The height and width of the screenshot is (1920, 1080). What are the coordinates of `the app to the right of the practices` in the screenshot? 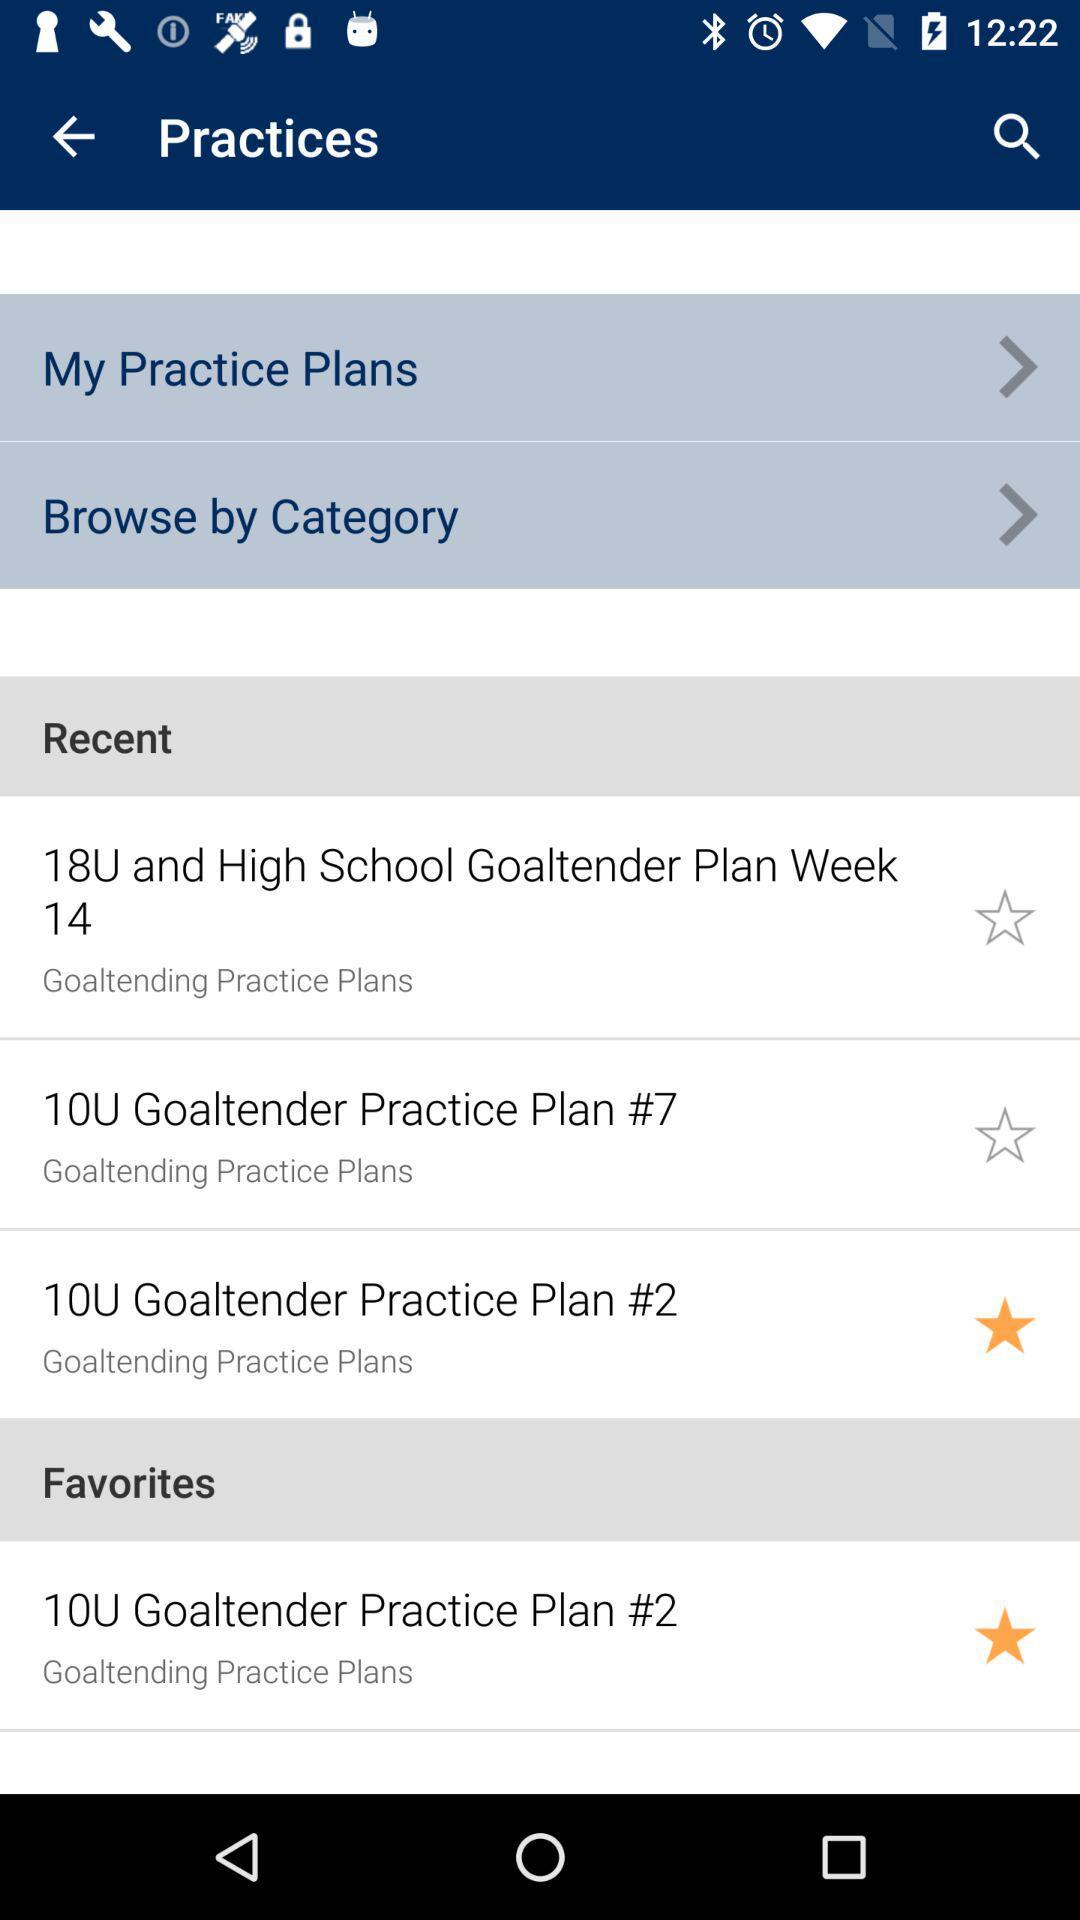 It's located at (1017, 135).